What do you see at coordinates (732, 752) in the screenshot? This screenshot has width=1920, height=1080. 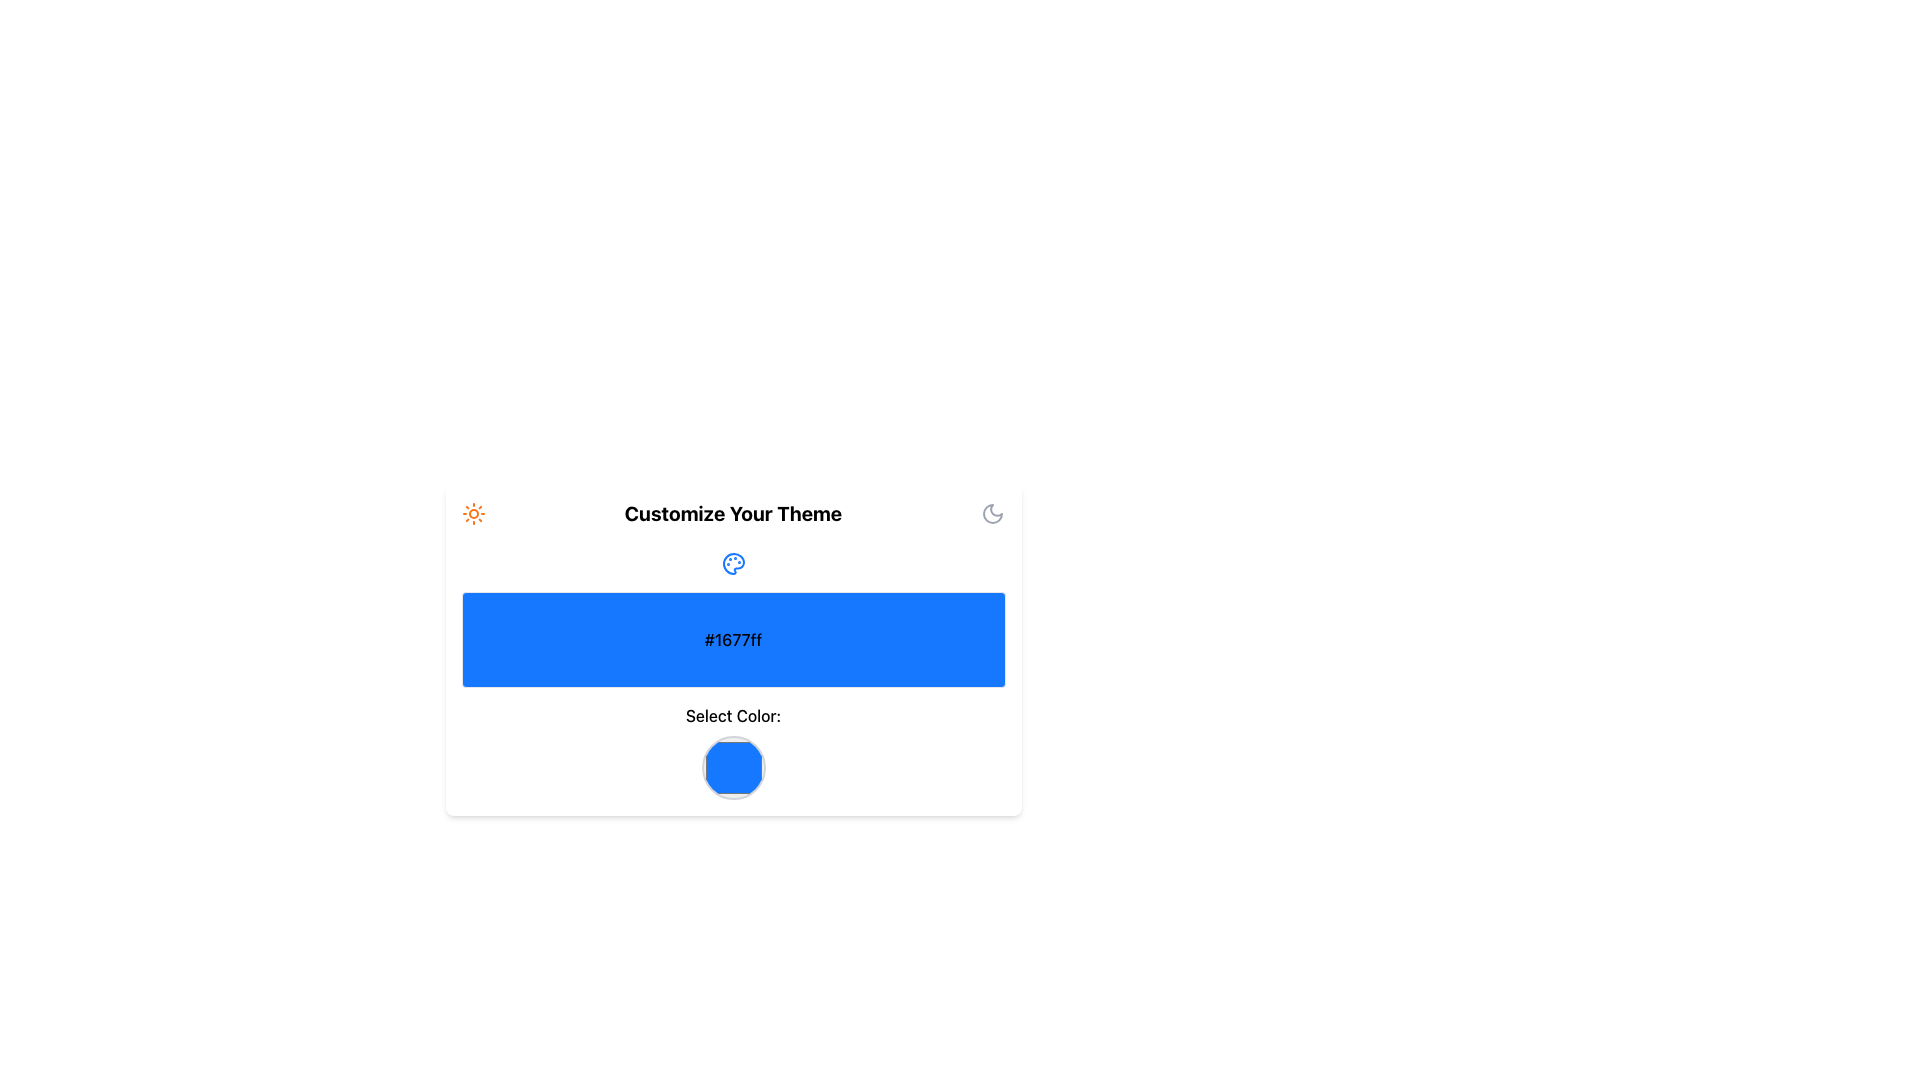 I see `the Color selector (circular) located at the bottom of the card beneath the '#1677ff' text block` at bounding box center [732, 752].